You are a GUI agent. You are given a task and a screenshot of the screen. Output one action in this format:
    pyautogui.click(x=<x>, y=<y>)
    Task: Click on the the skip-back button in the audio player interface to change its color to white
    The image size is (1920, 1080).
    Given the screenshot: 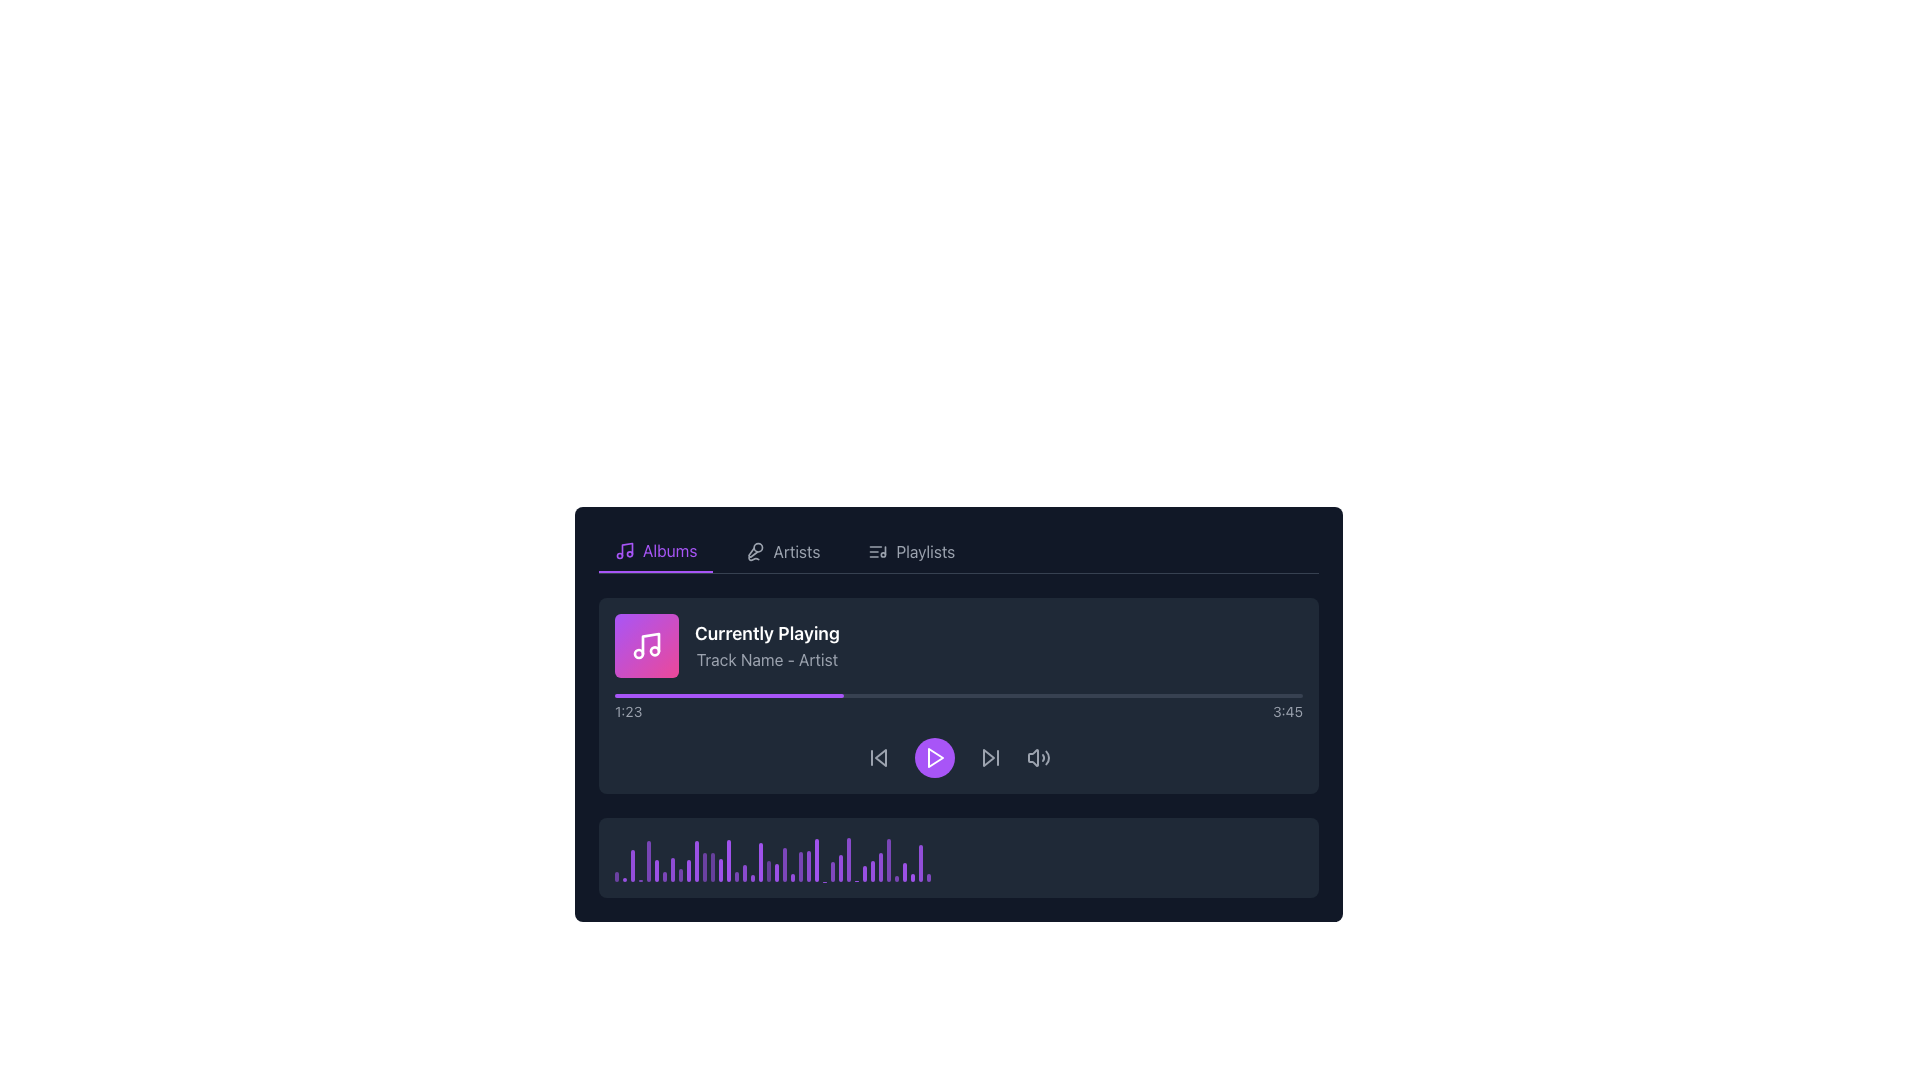 What is the action you would take?
    pyautogui.click(x=878, y=758)
    